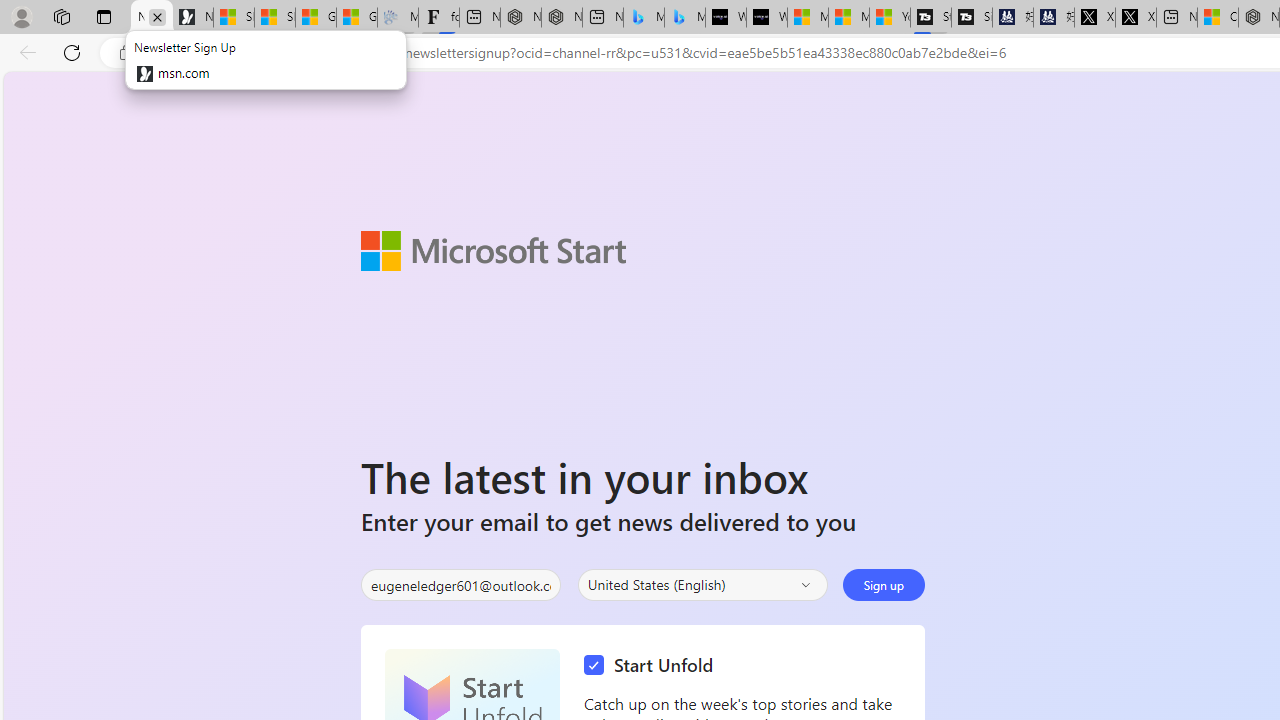 The image size is (1280, 720). I want to click on 'Select your country', so click(702, 585).